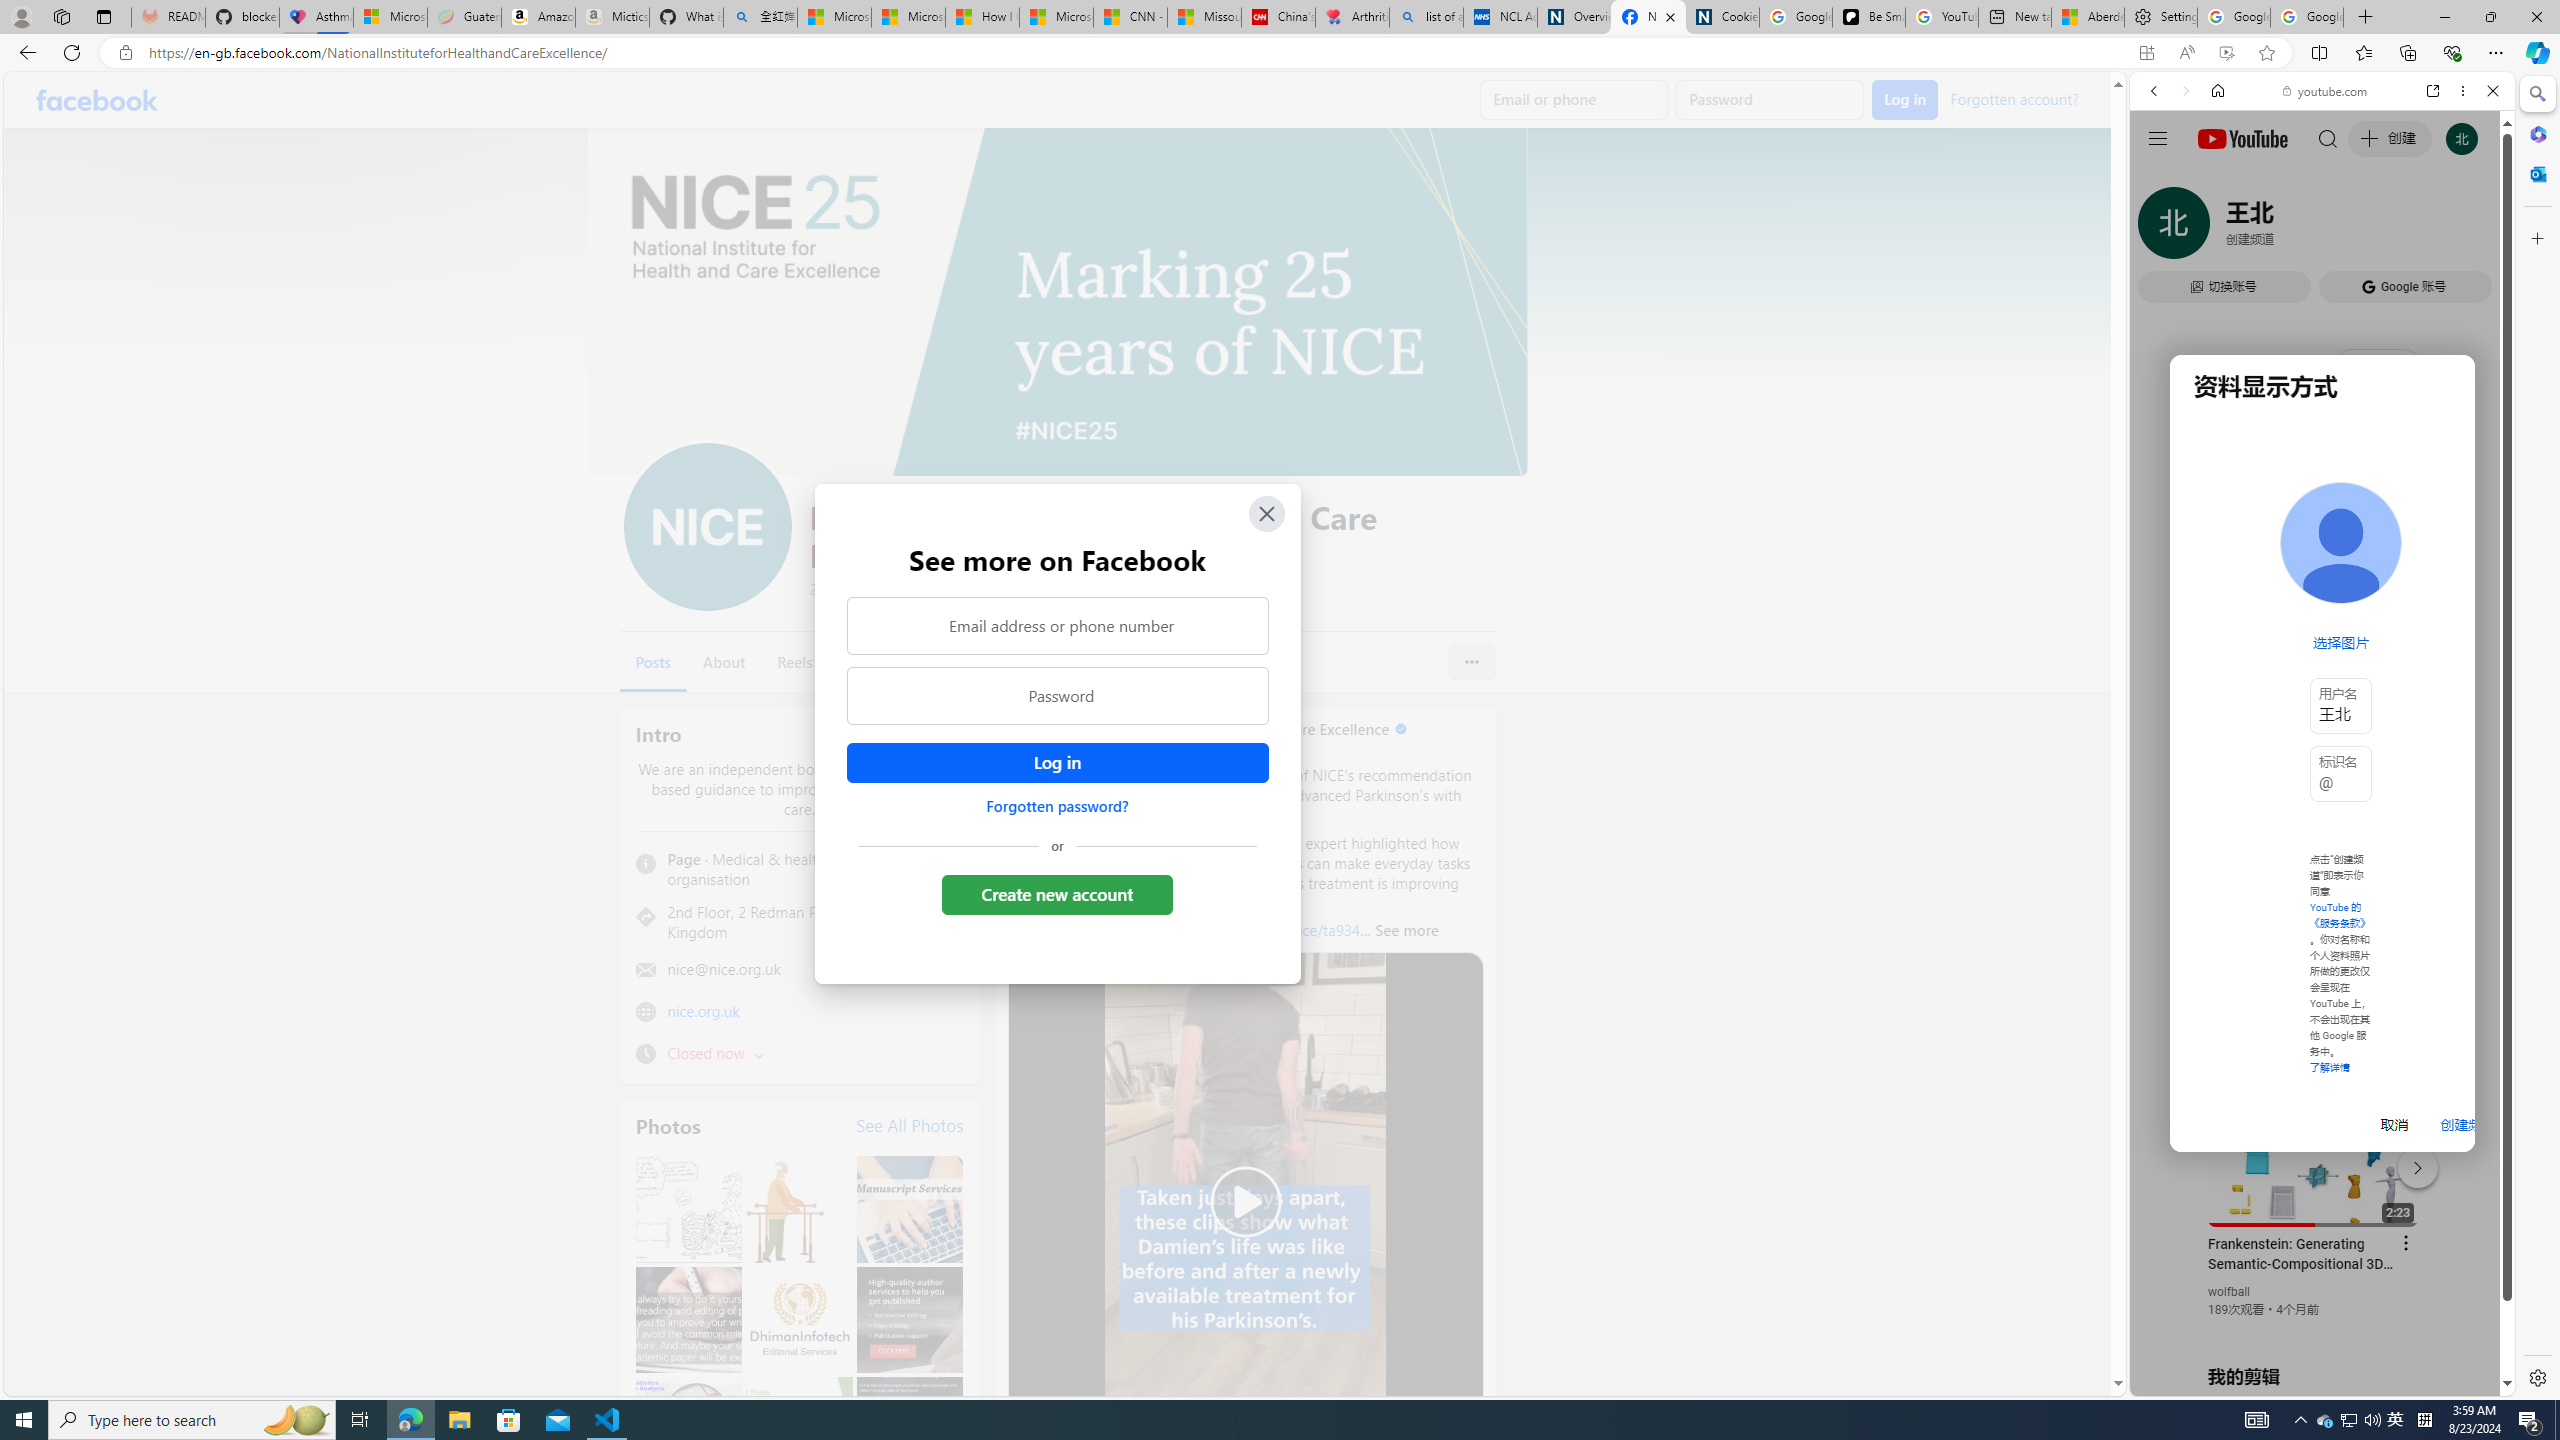 The image size is (2560, 1440). I want to click on 'Email or phone', so click(1573, 99).